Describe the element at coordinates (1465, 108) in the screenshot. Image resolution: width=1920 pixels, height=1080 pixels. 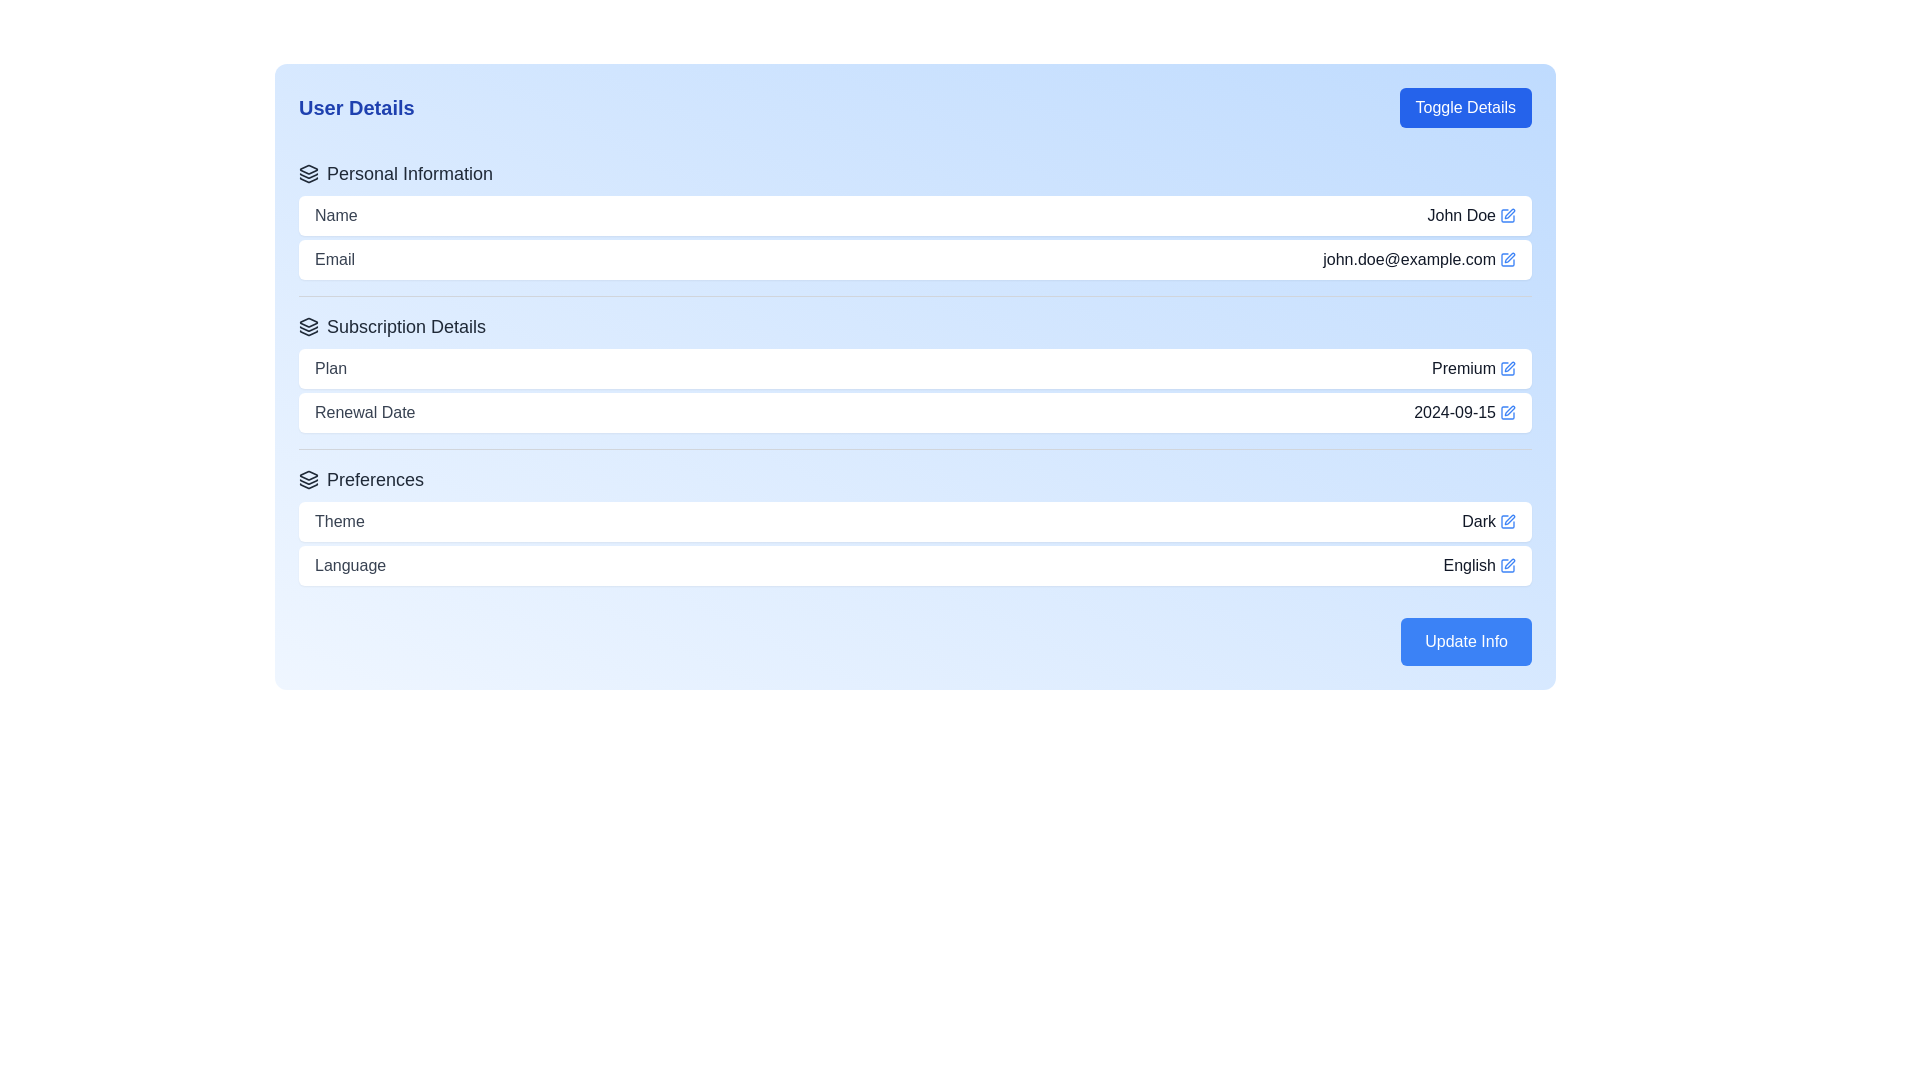
I see `the 'Toggle Details' button, which is a rectangular button with rounded corners, a bright blue background, and white text, located in the top-right region of the user interface` at that location.